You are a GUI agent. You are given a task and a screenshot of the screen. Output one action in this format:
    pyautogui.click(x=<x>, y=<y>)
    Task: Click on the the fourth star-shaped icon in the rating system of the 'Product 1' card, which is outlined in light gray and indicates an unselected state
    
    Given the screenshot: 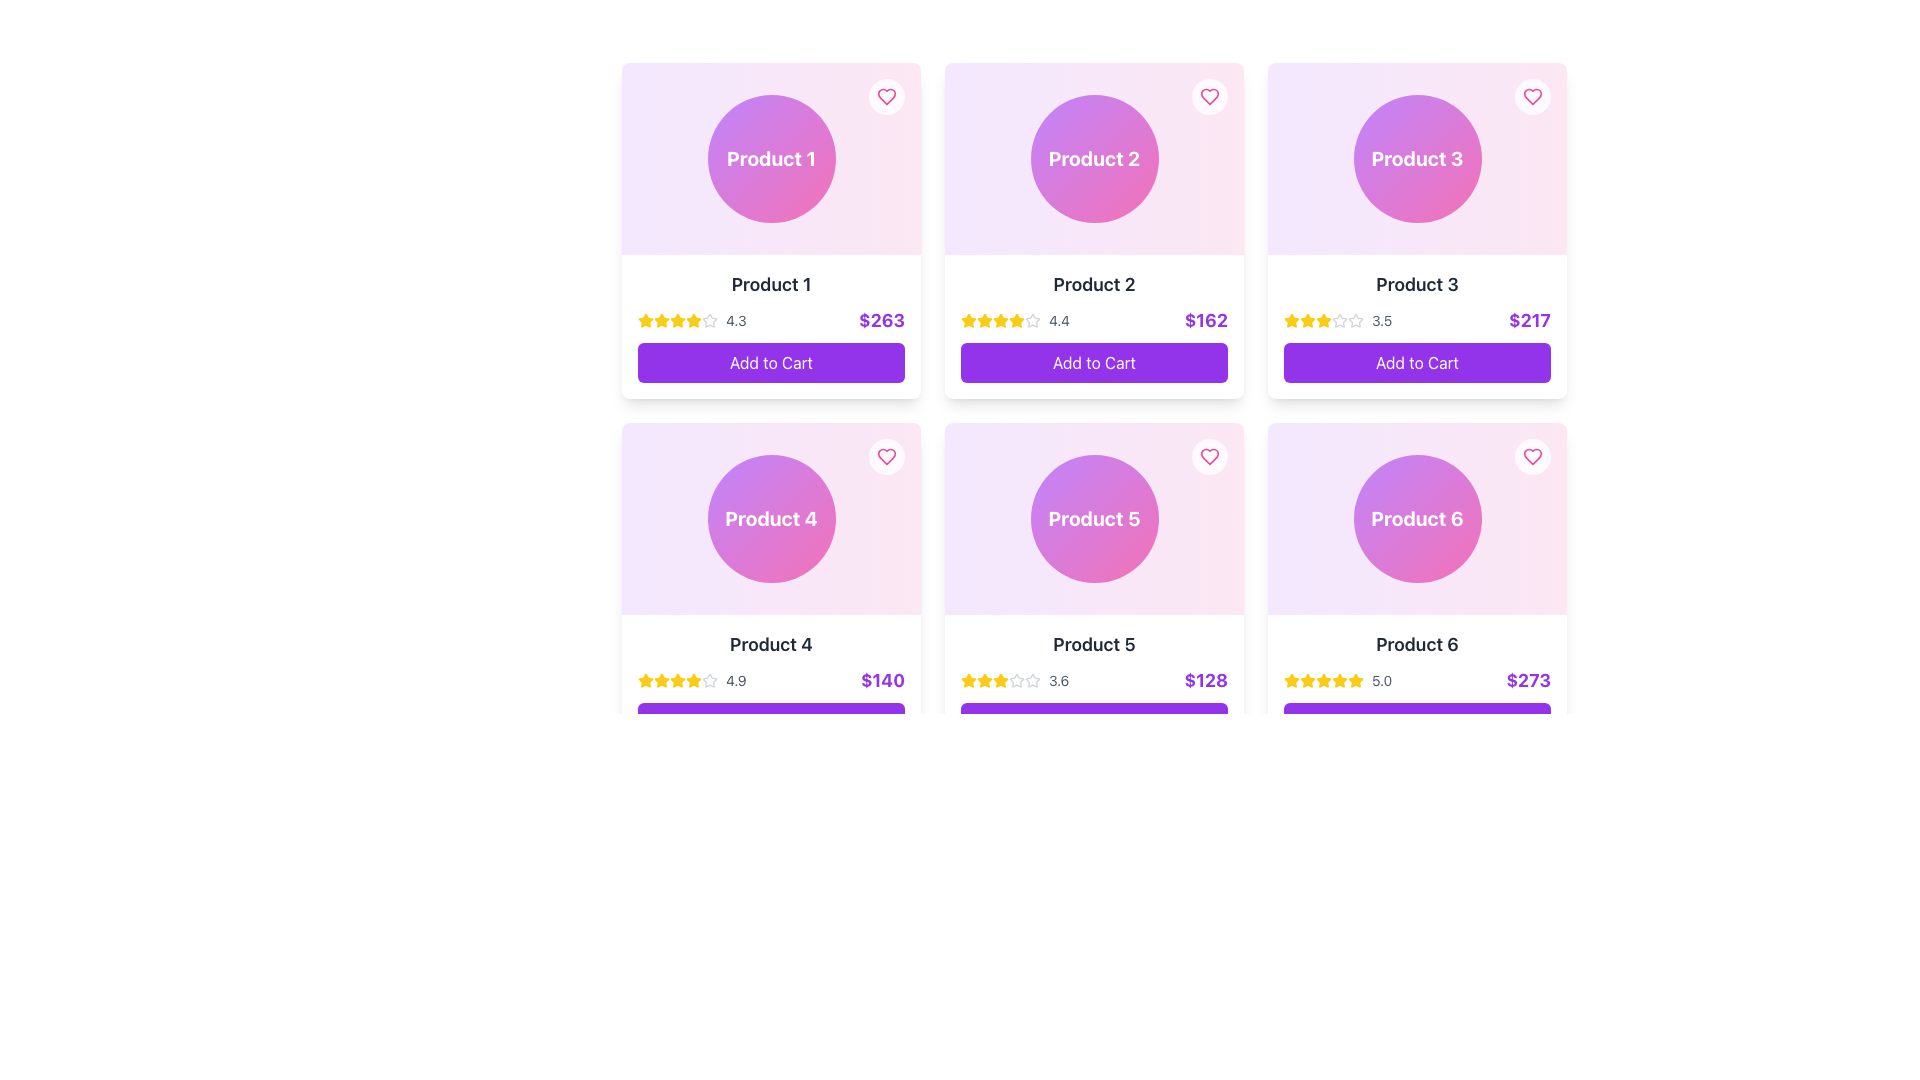 What is the action you would take?
    pyautogui.click(x=710, y=319)
    